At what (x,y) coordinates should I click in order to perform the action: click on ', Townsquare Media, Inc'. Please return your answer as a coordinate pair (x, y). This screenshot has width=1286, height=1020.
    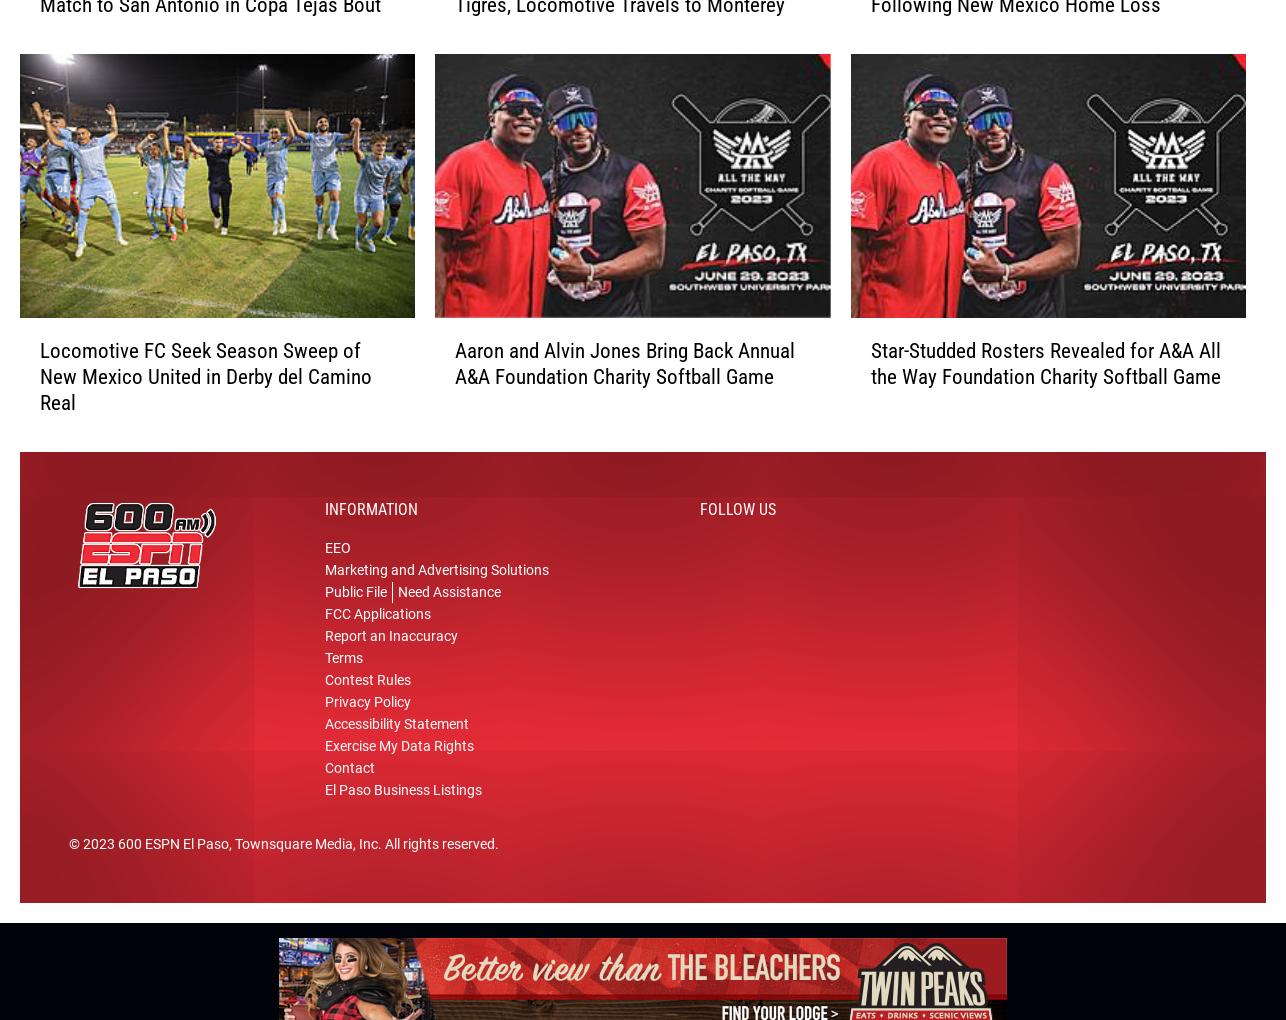
    Looking at the image, I should click on (303, 851).